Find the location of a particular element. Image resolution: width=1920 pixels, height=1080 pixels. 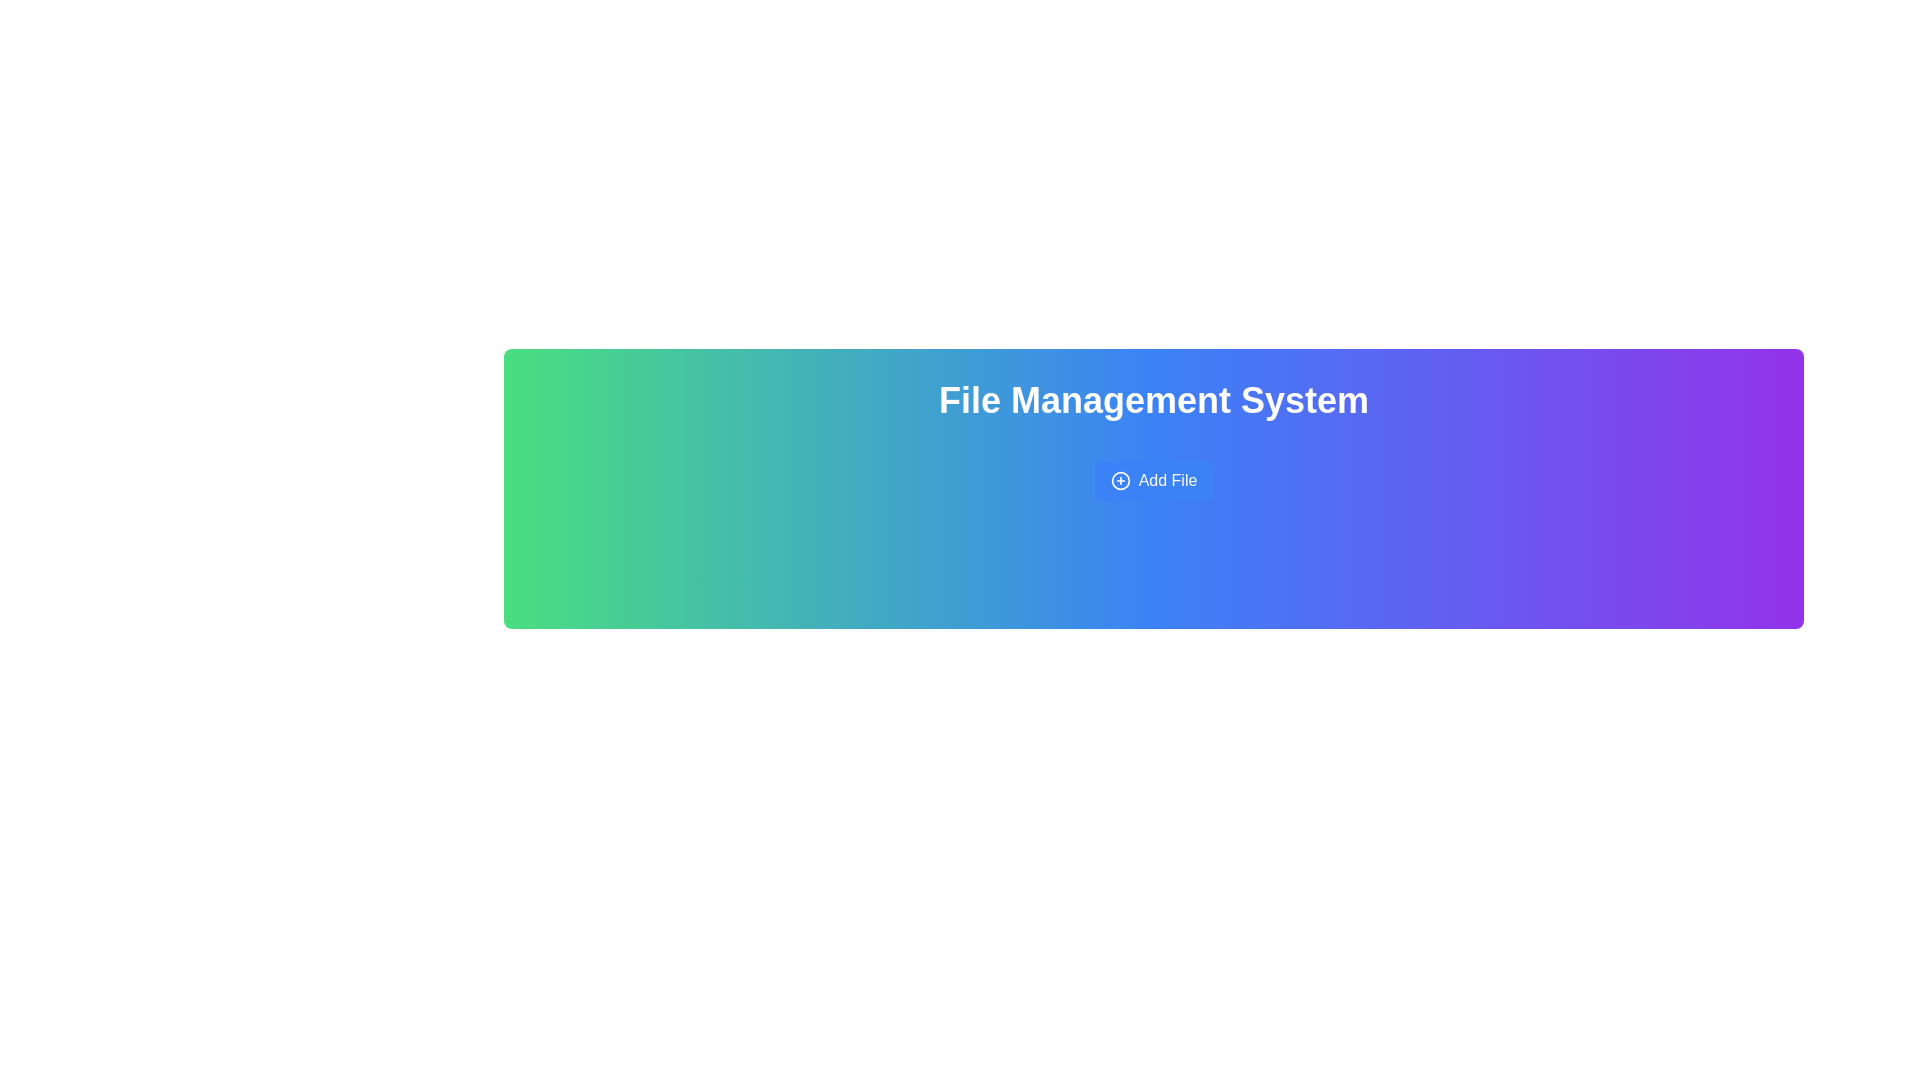

the add file icon located to the left of the 'Add File' text in the button is located at coordinates (1120, 481).